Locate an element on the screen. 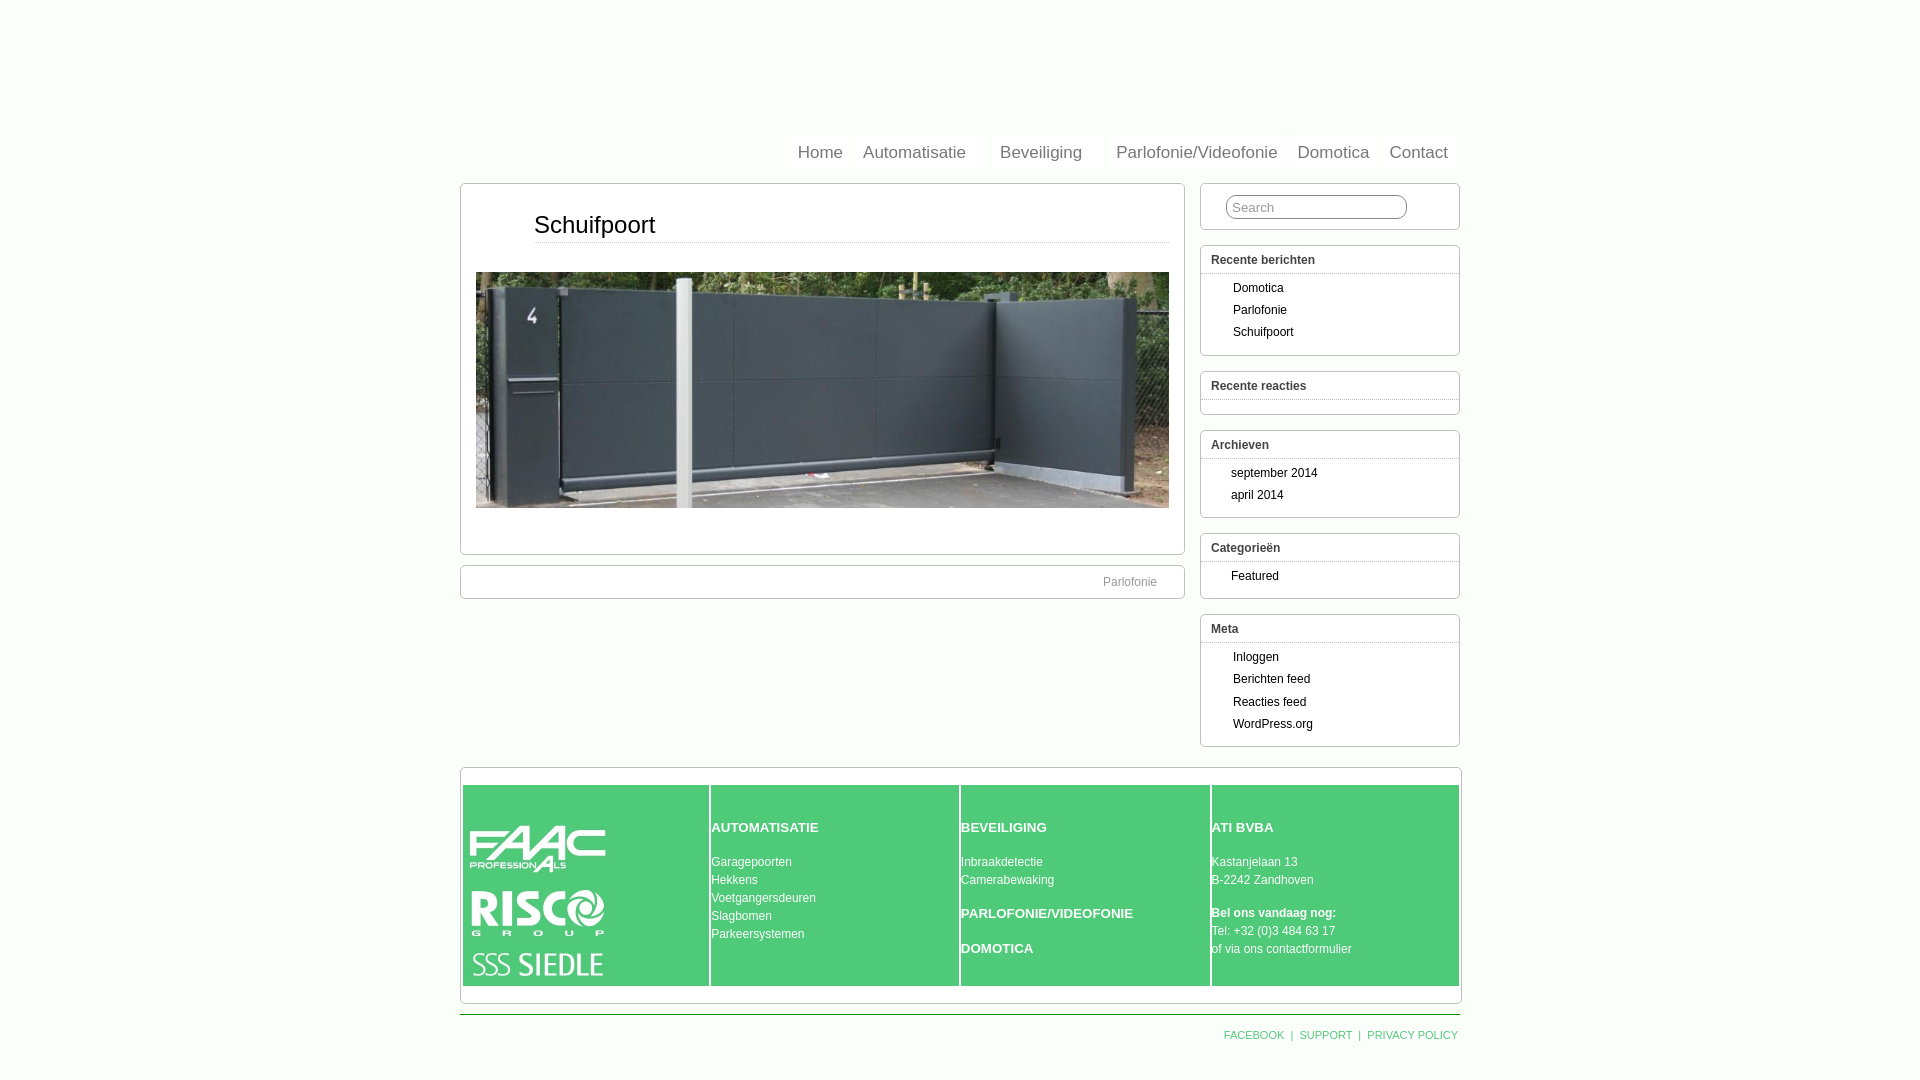 This screenshot has height=1080, width=1920. 'Home' is located at coordinates (820, 150).